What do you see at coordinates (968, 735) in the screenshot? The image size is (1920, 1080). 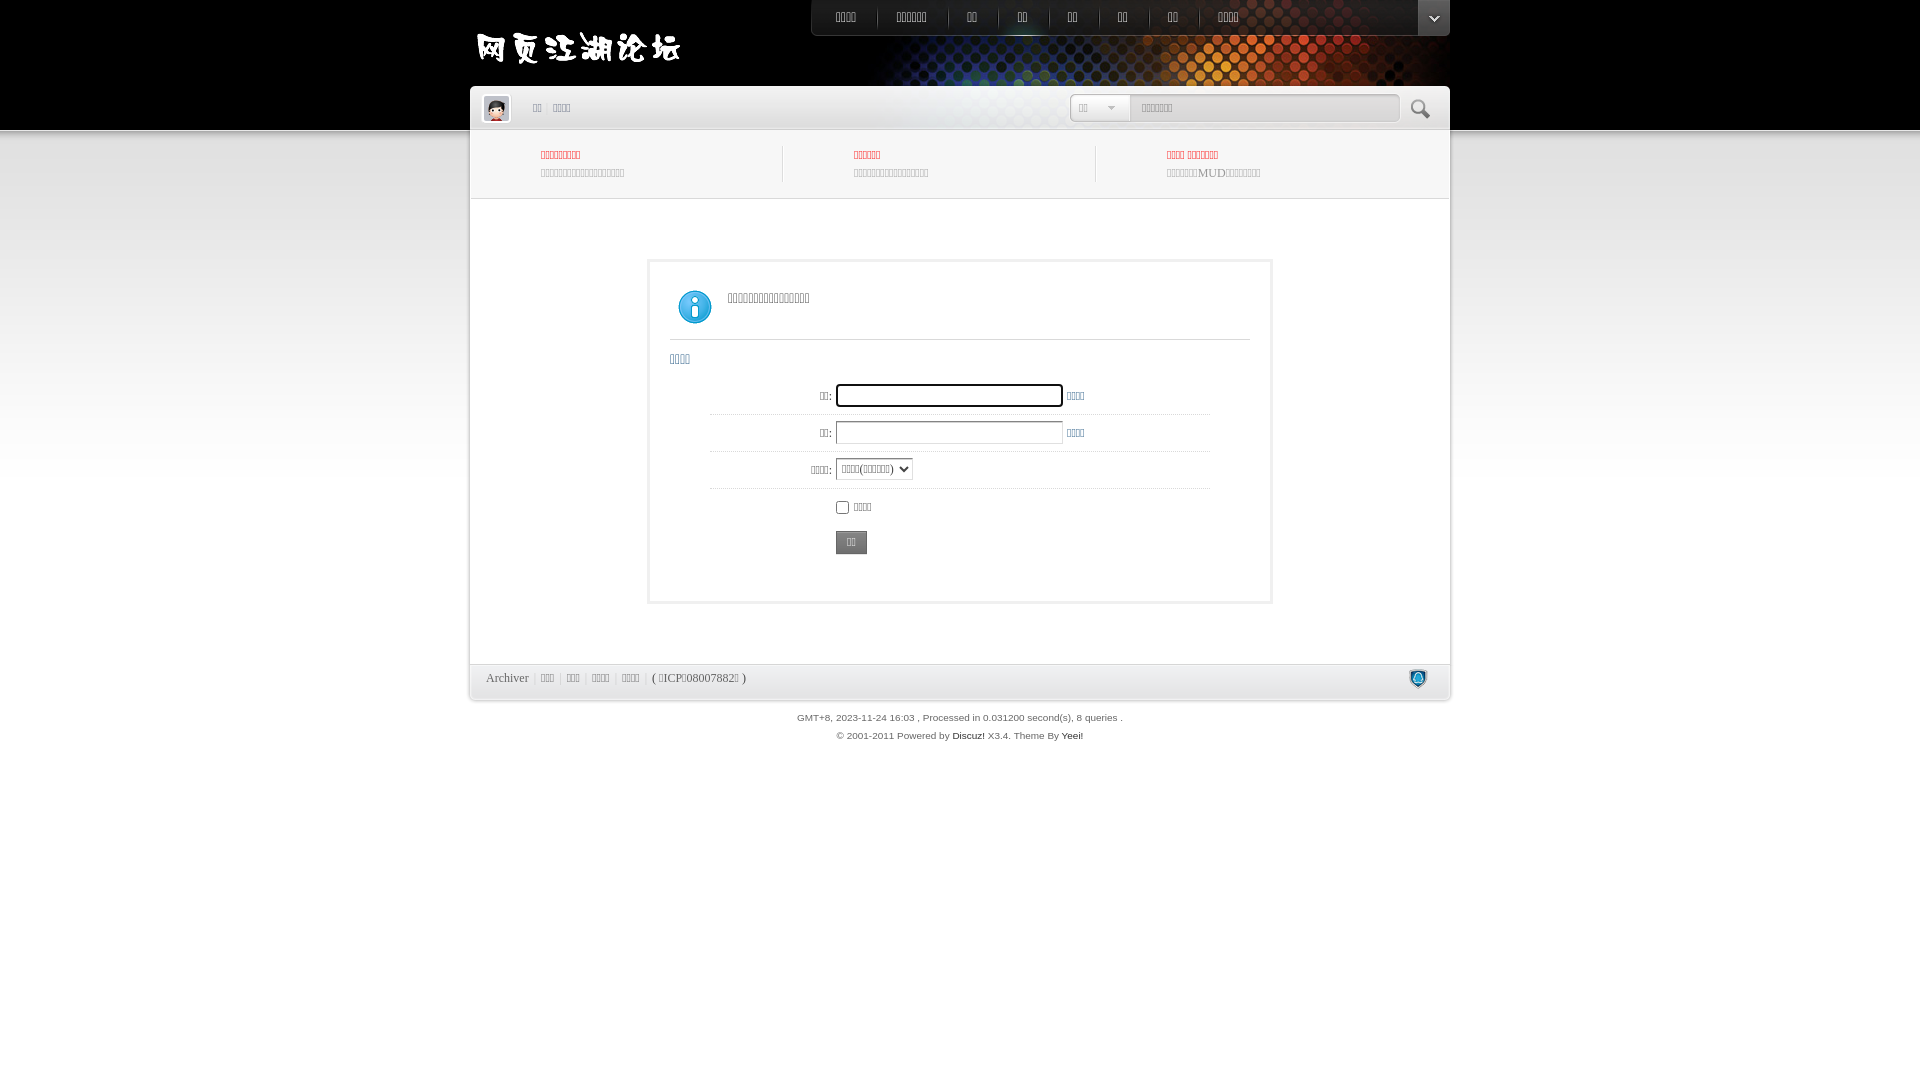 I see `'Discuz!'` at bounding box center [968, 735].